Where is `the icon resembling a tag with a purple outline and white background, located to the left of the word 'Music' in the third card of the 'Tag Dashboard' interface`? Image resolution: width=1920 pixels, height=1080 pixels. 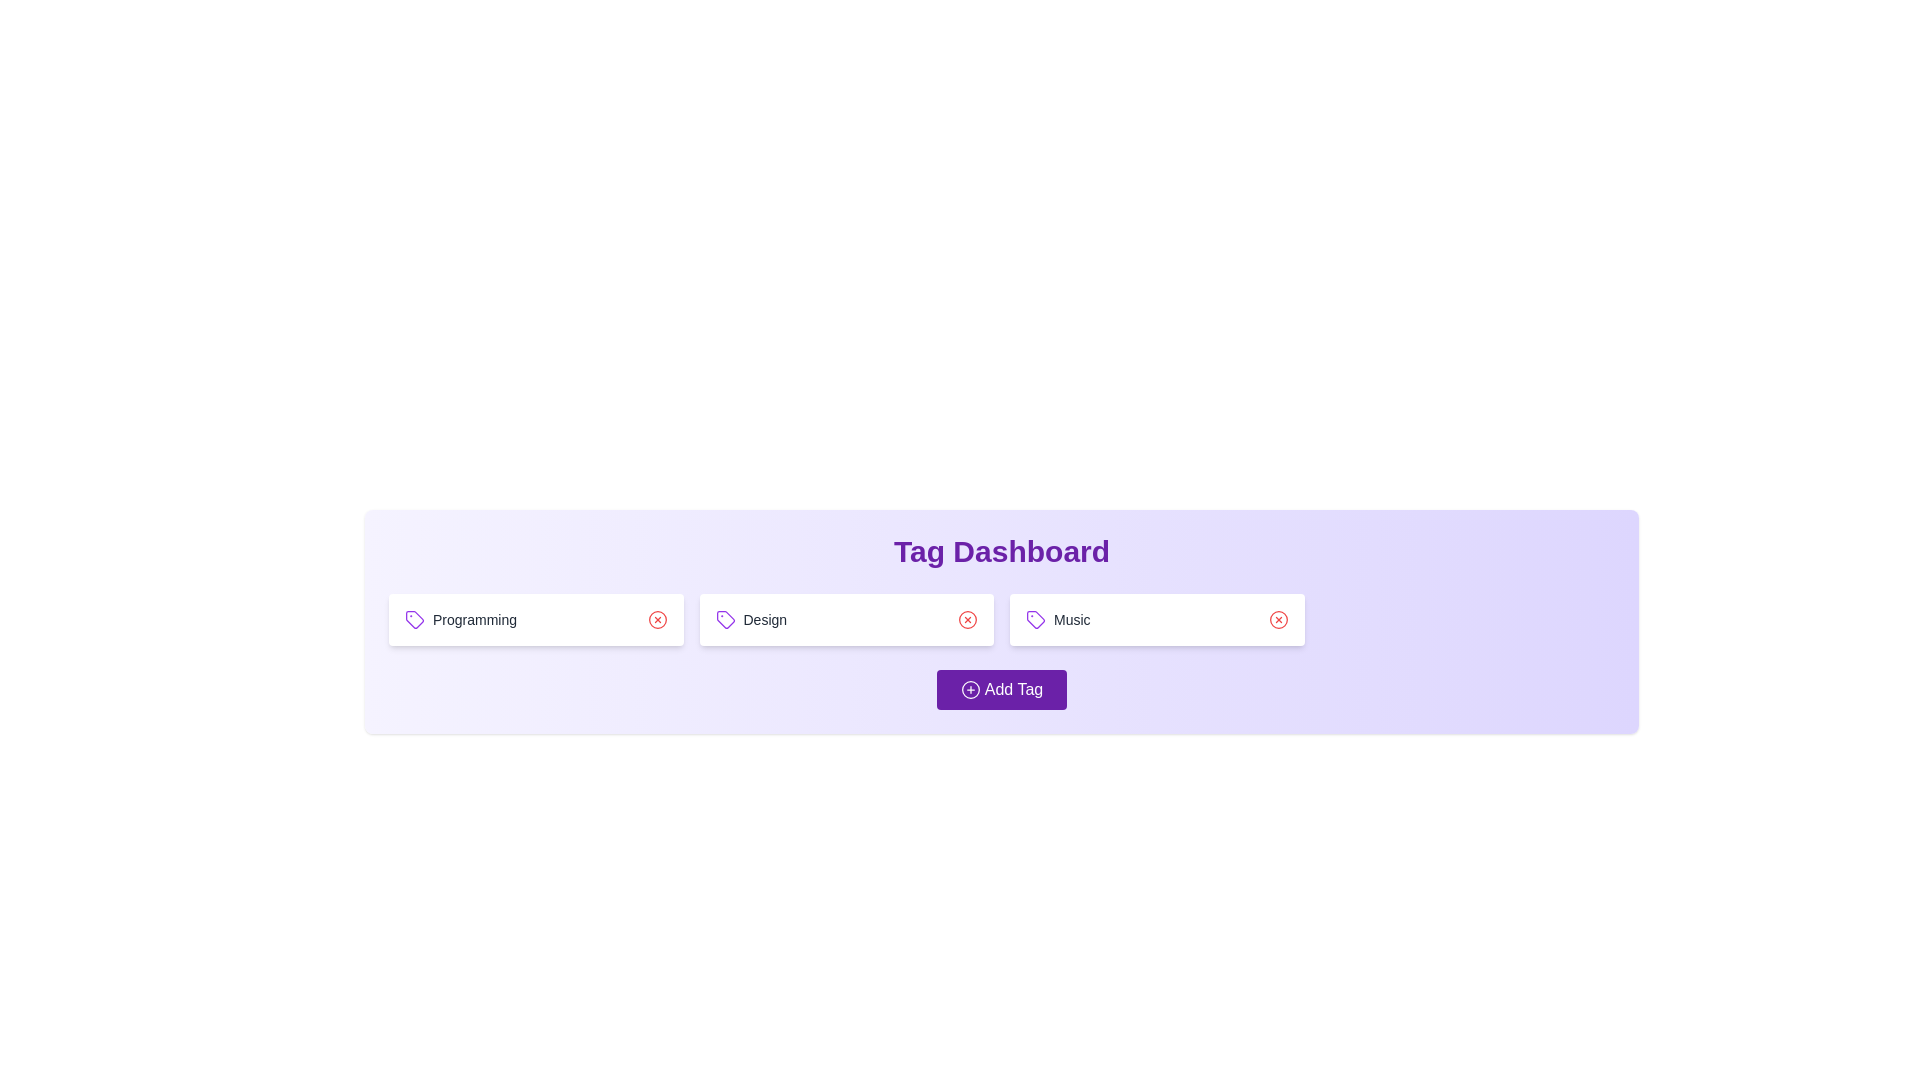 the icon resembling a tag with a purple outline and white background, located to the left of the word 'Music' in the third card of the 'Tag Dashboard' interface is located at coordinates (1036, 619).